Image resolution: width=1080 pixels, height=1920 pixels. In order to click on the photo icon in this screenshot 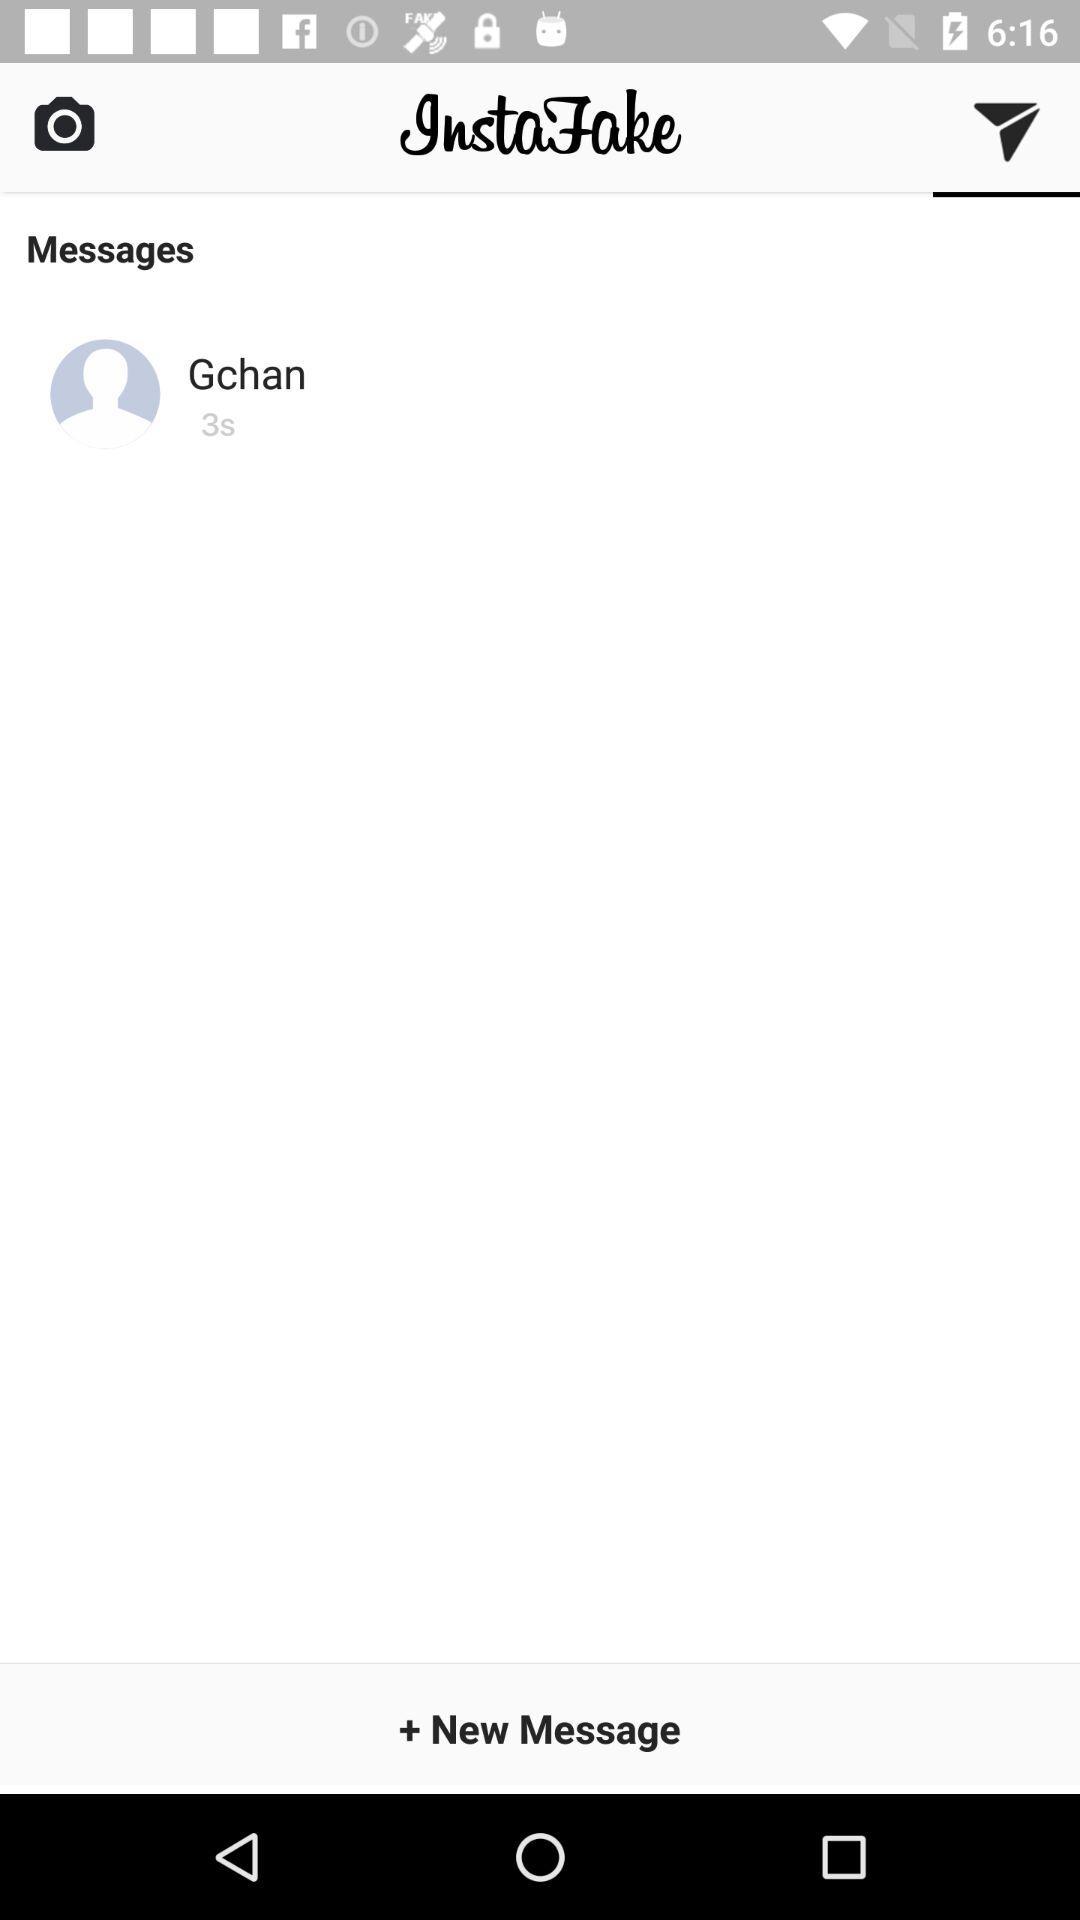, I will do `click(63, 122)`.